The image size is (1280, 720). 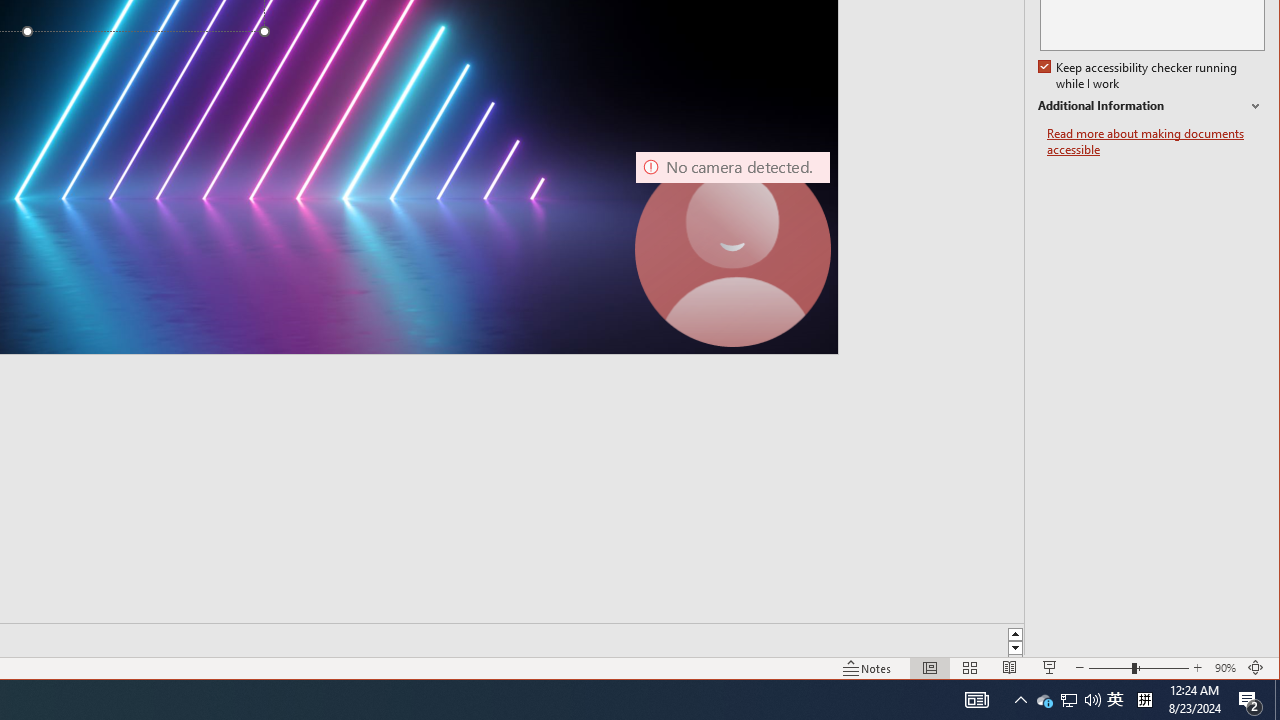 I want to click on 'Action Center, 2 new notifications', so click(x=1250, y=698).